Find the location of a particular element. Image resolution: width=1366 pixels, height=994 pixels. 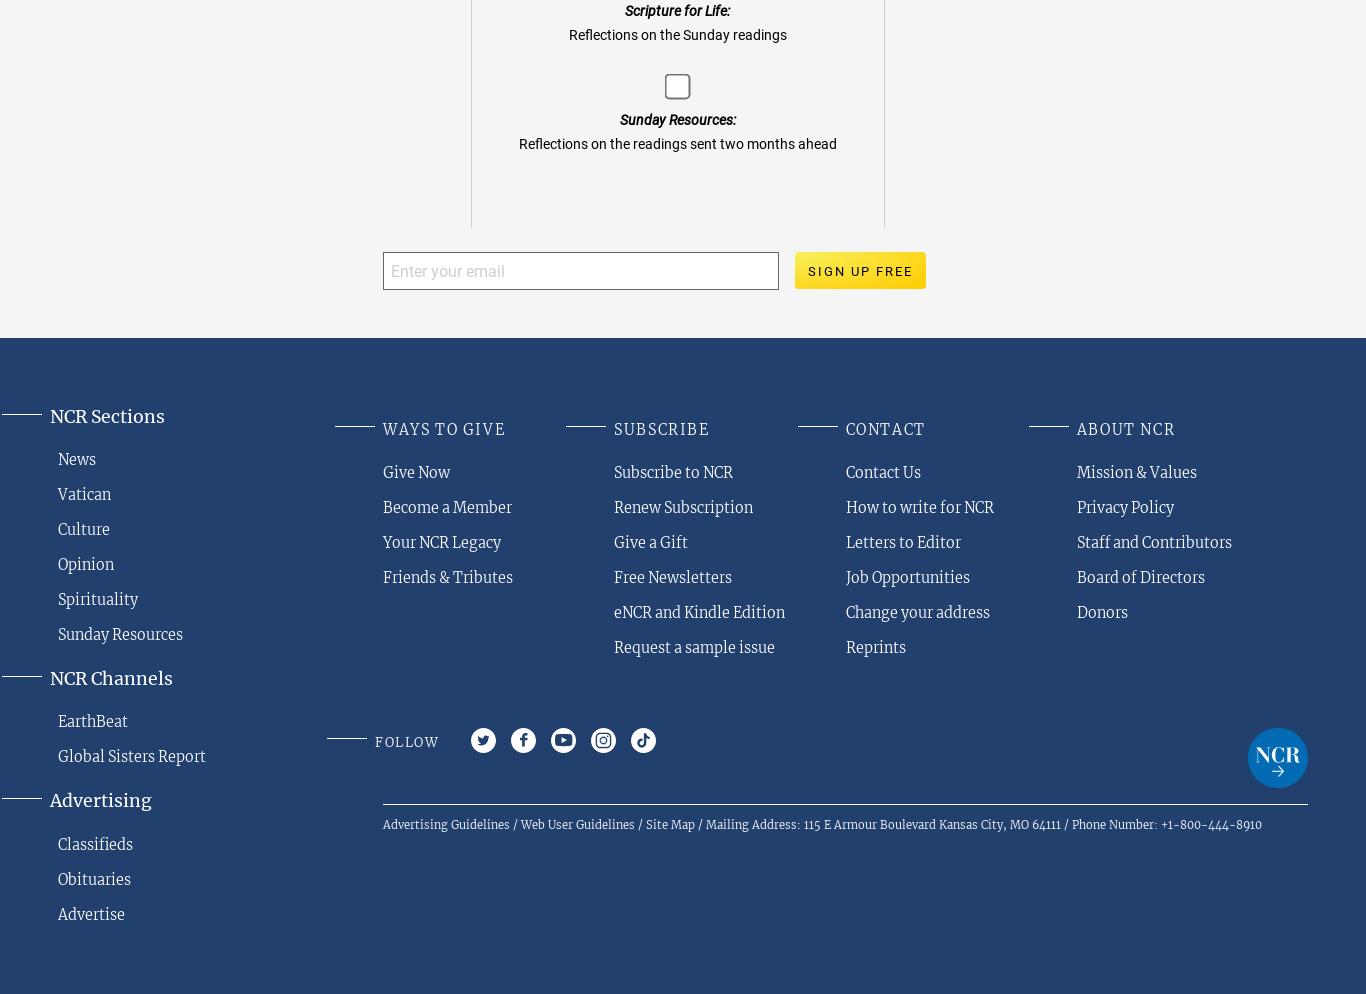

'News' is located at coordinates (58, 460).